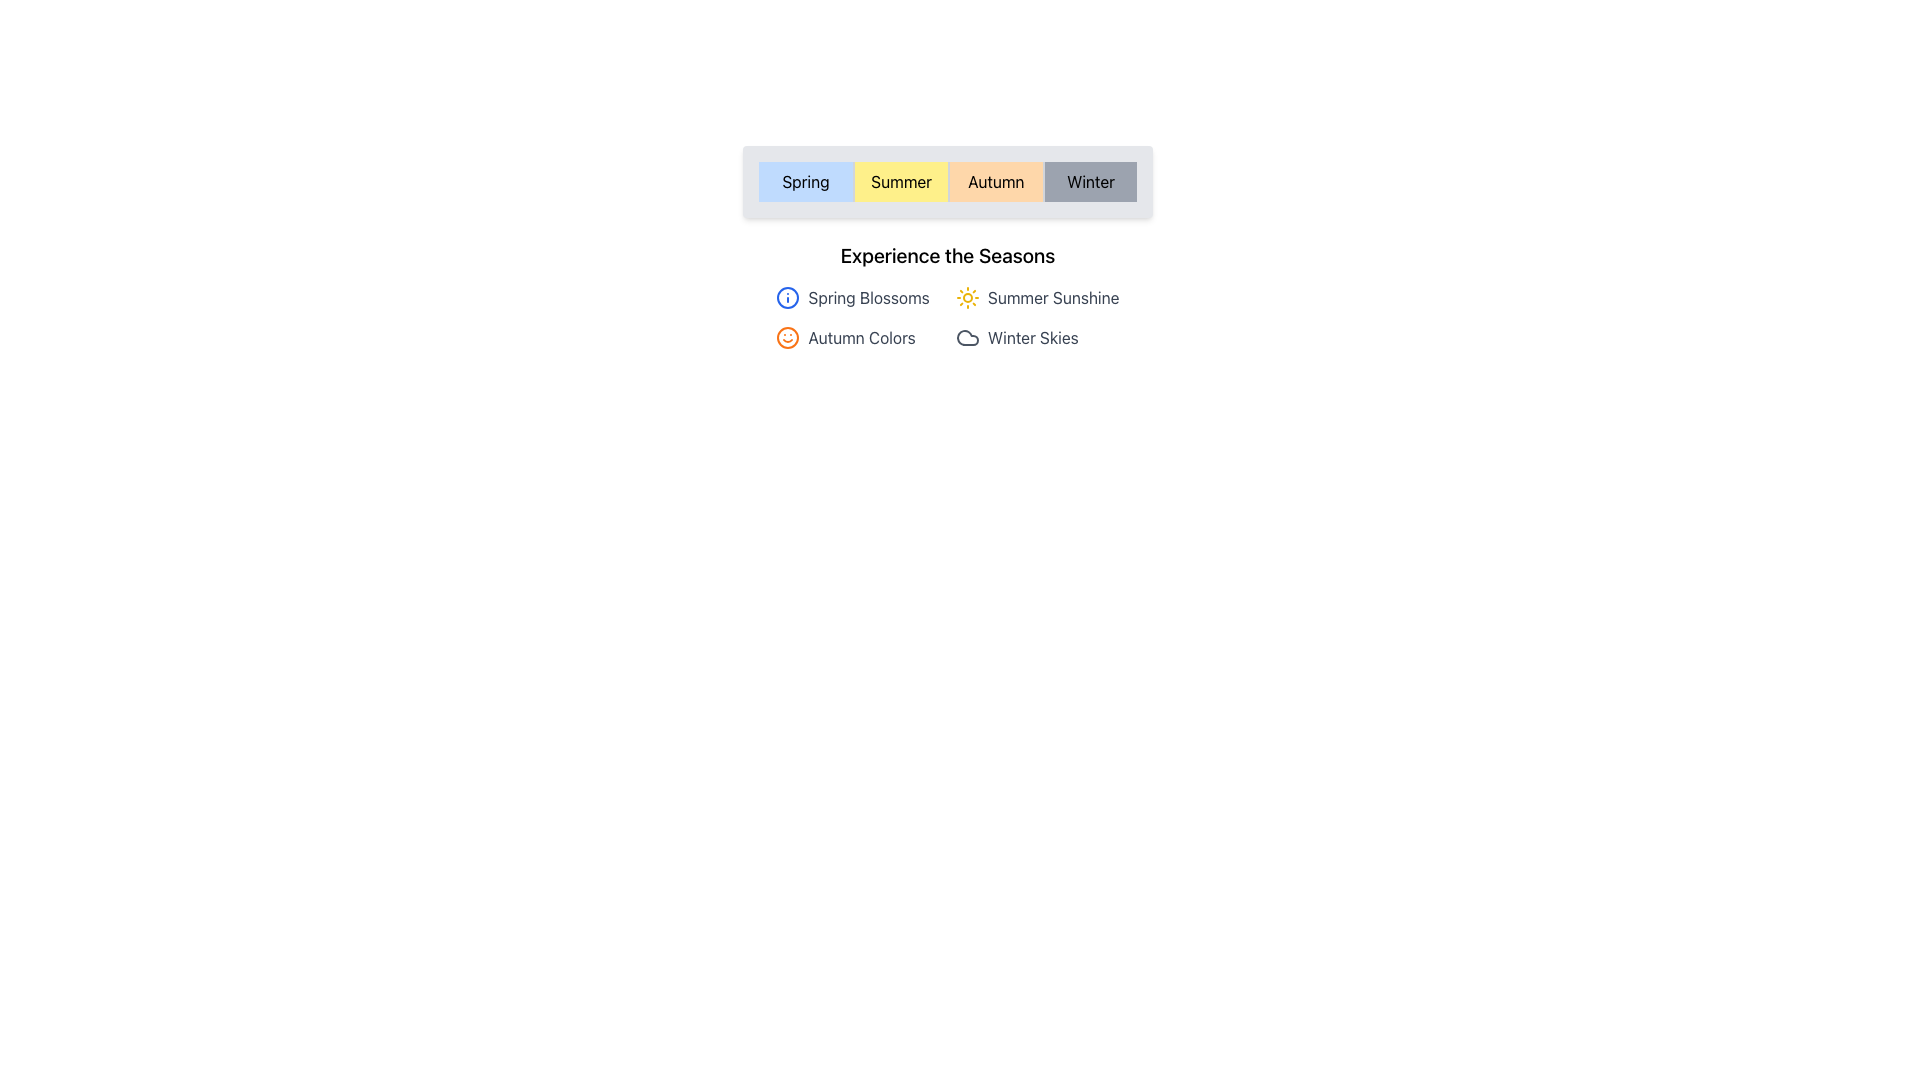 The height and width of the screenshot is (1080, 1920). I want to click on the 'Winter' button, which is the fourth button in a row of season-named buttons, so click(1089, 181).